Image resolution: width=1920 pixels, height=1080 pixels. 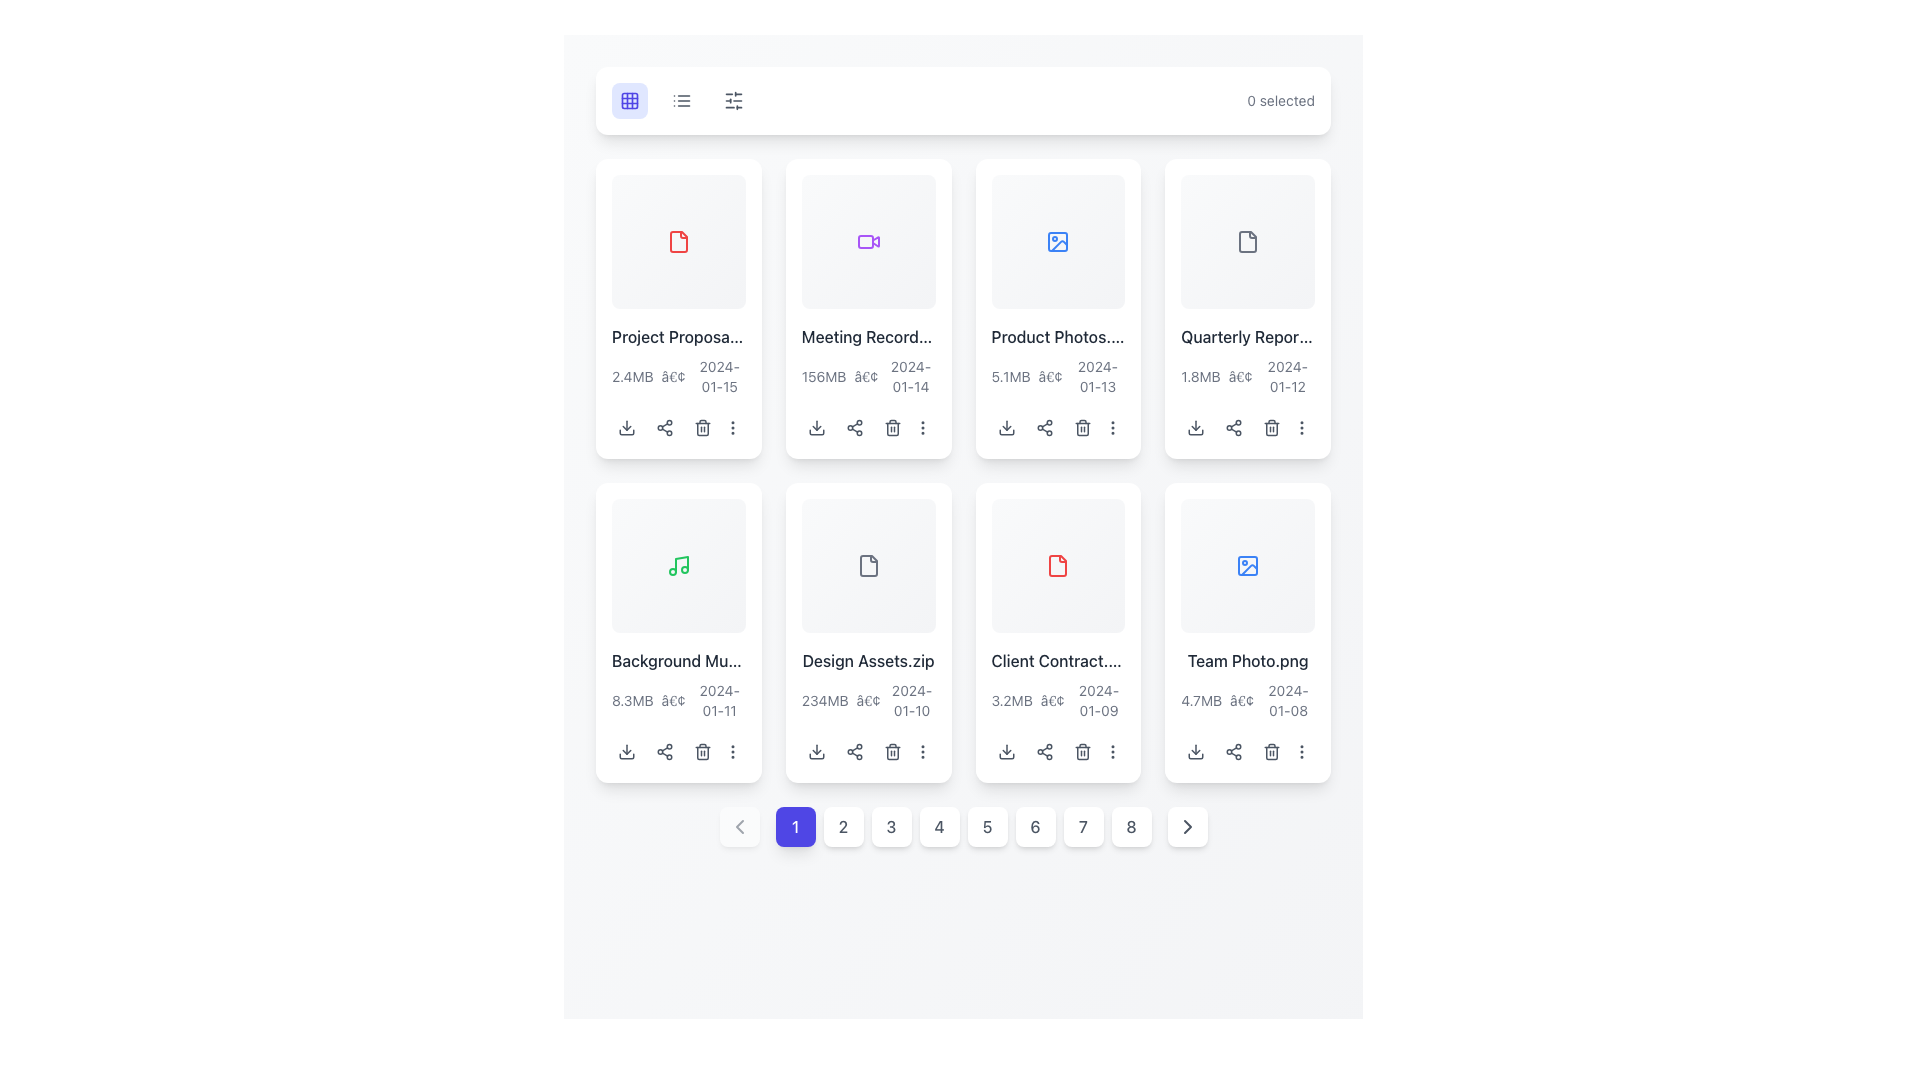 What do you see at coordinates (1247, 240) in the screenshot?
I see `the icon indicating the type of content associated with the 'Quarterly Report' card, located in the upper half of the card in the third column` at bounding box center [1247, 240].